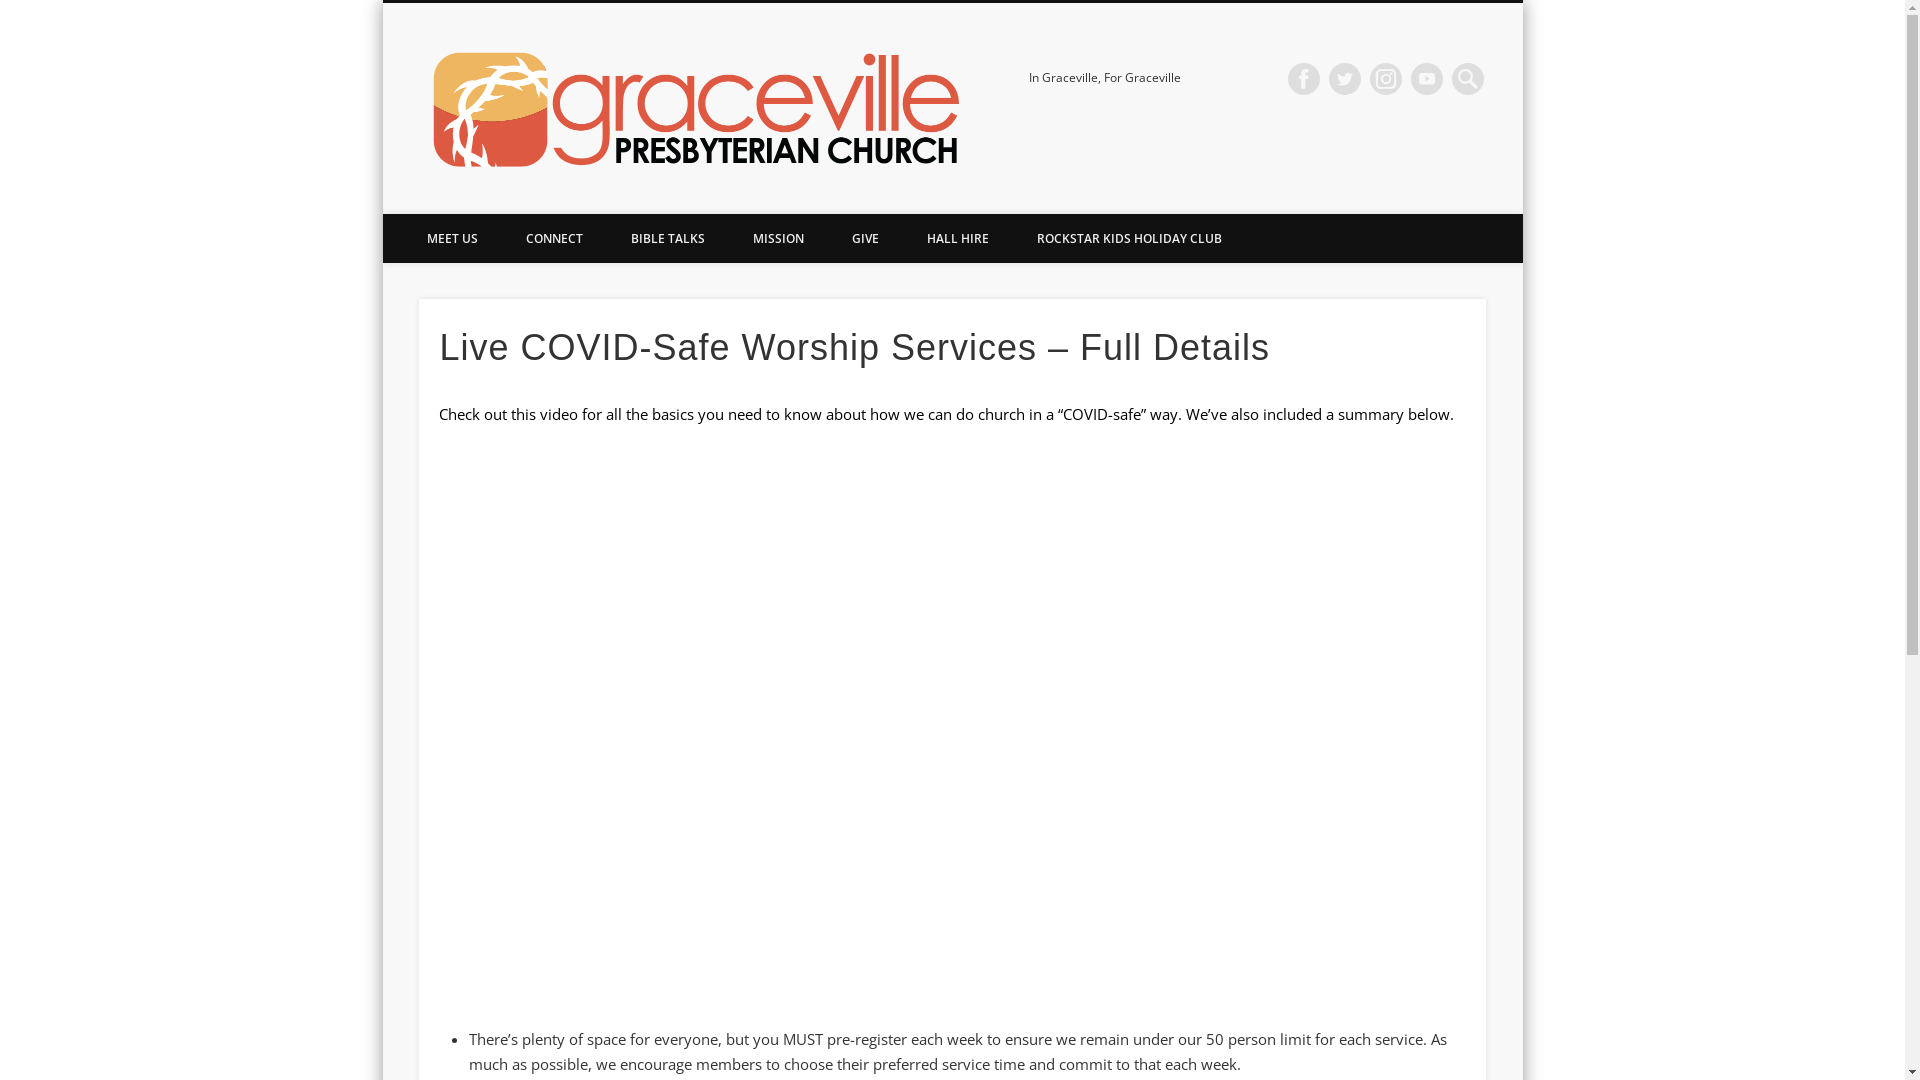  Describe the element at coordinates (955, 237) in the screenshot. I see `'HALL HIRE'` at that location.